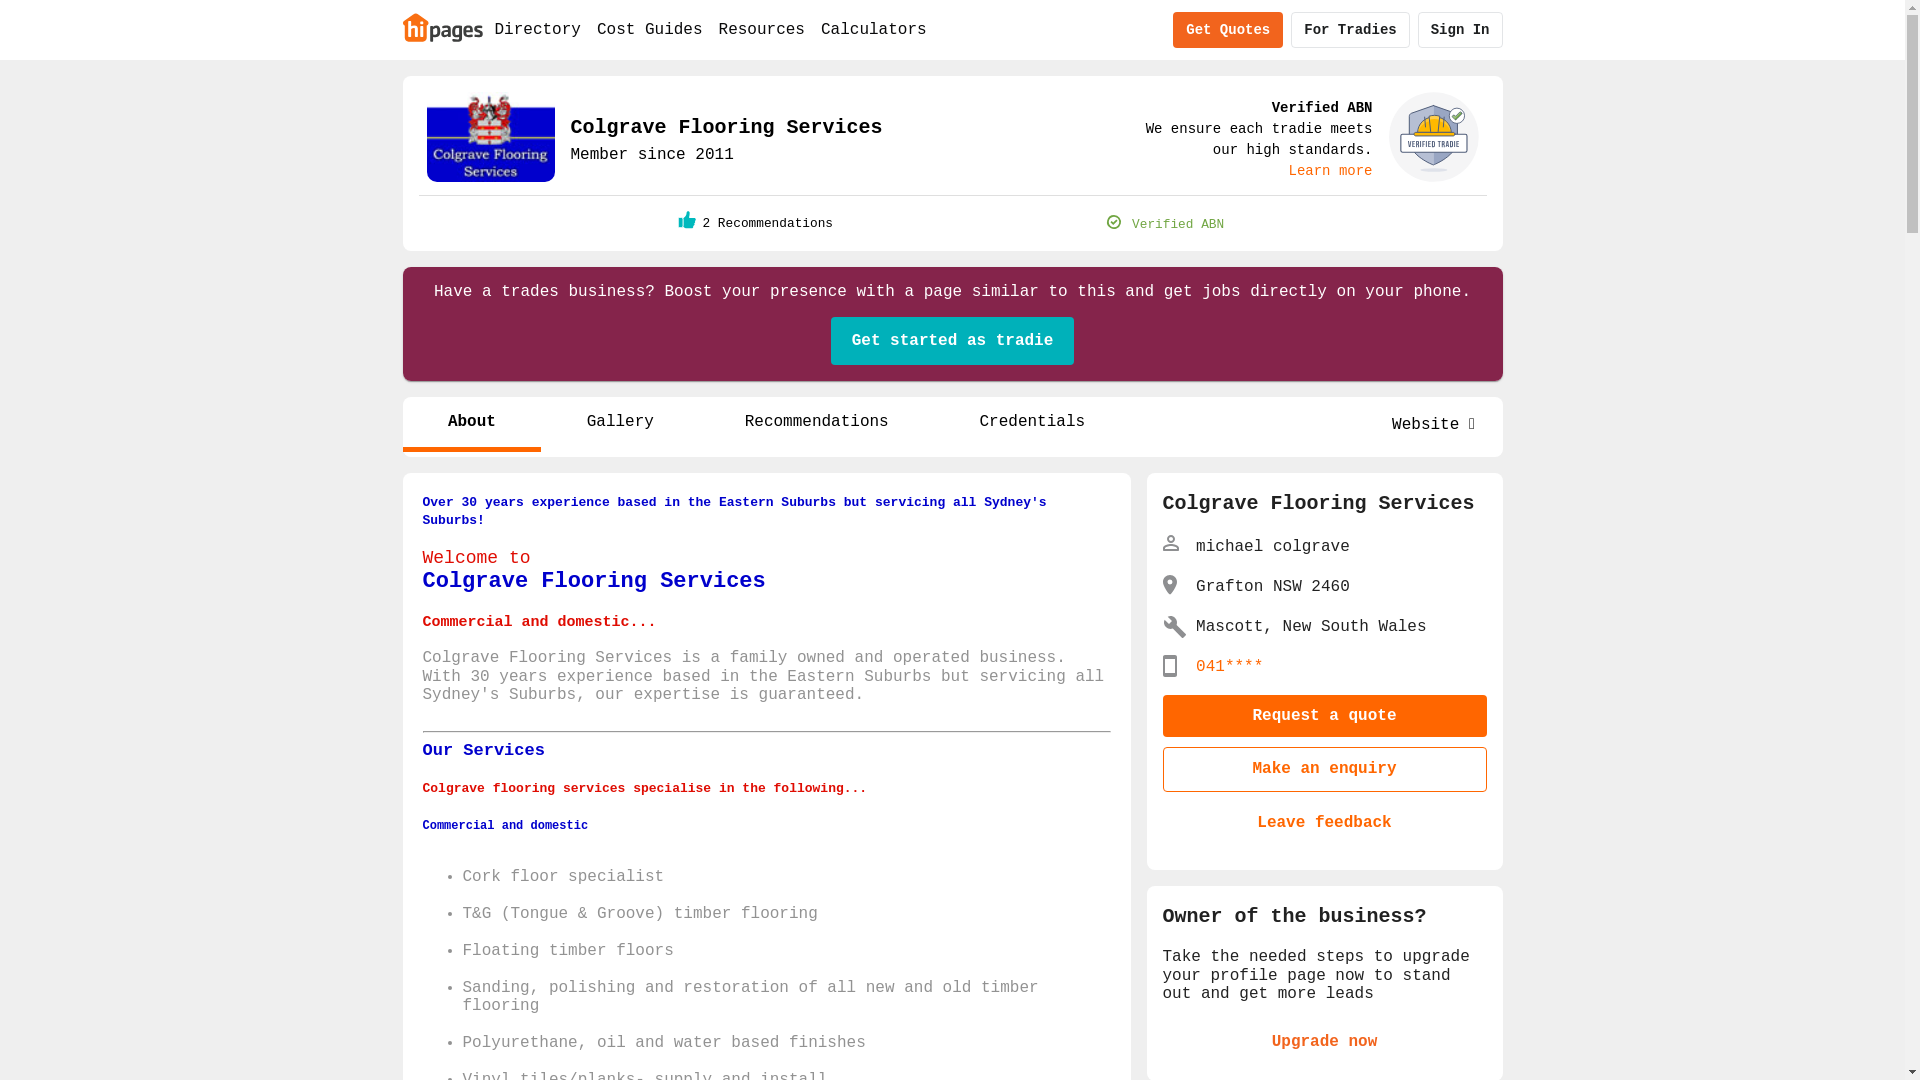  What do you see at coordinates (470, 423) in the screenshot?
I see `'About'` at bounding box center [470, 423].